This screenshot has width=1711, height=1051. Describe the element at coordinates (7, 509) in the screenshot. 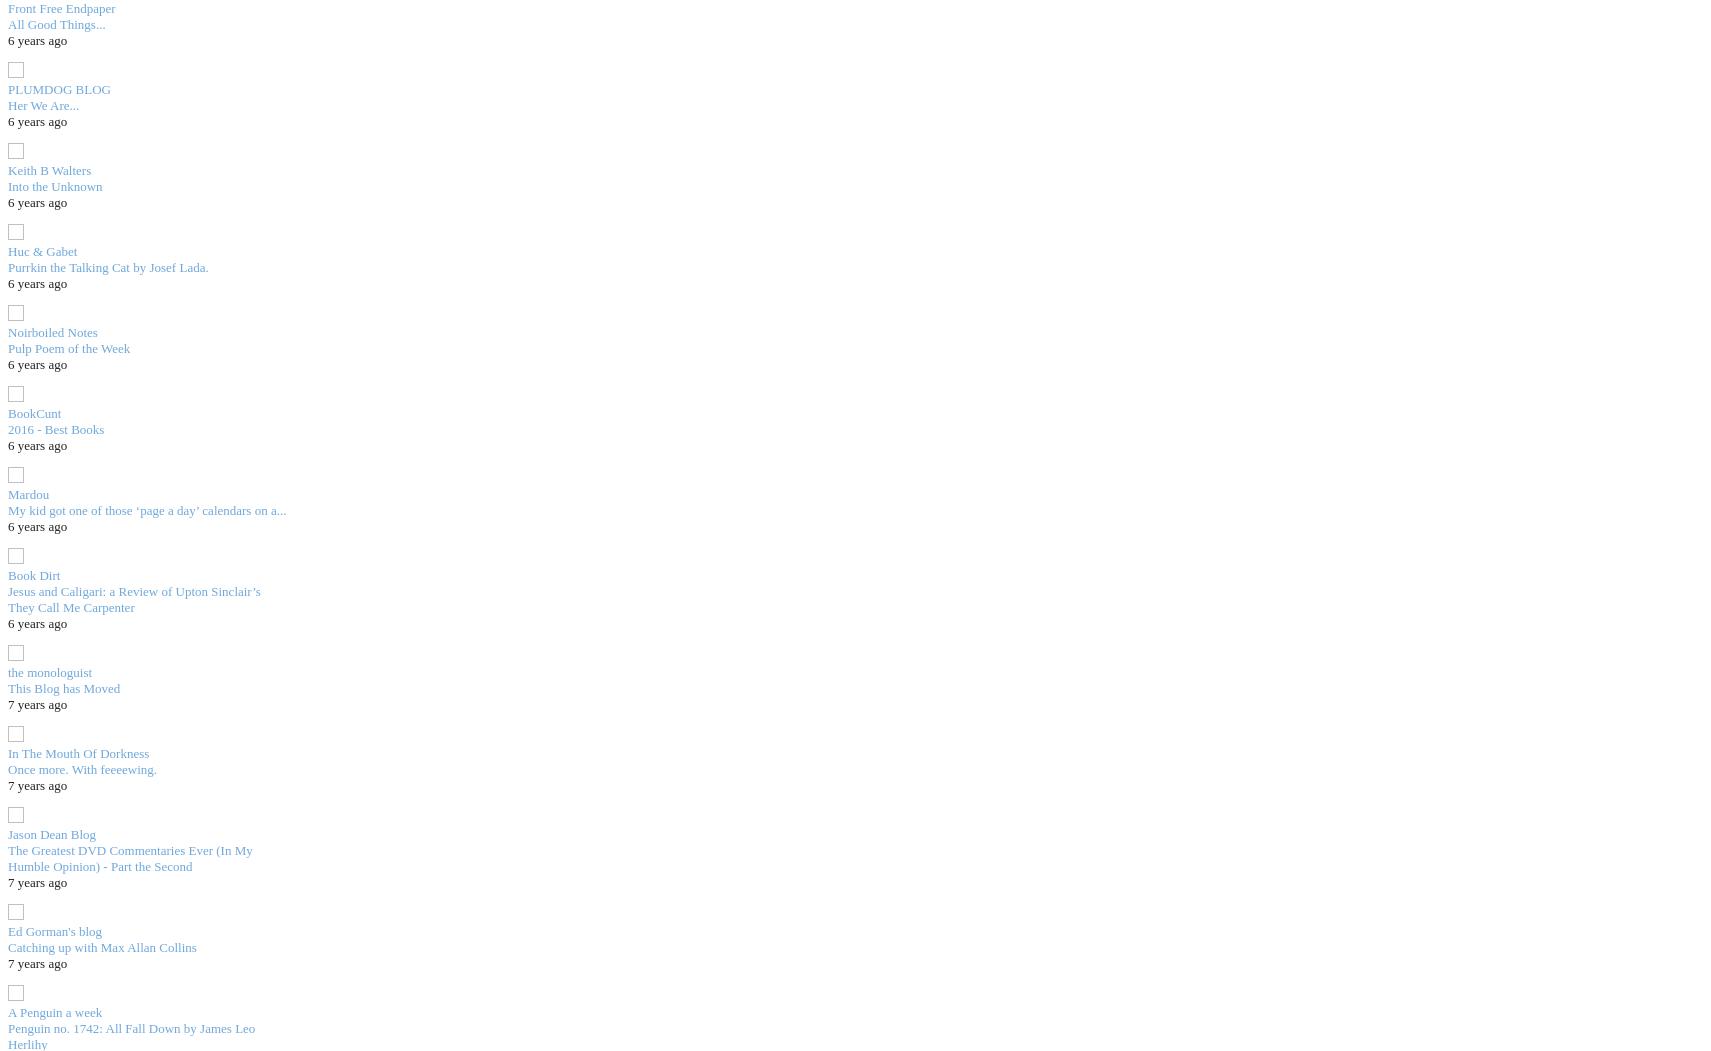

I see `'My kid got one of those ‘page a day’ calendars on a...'` at that location.